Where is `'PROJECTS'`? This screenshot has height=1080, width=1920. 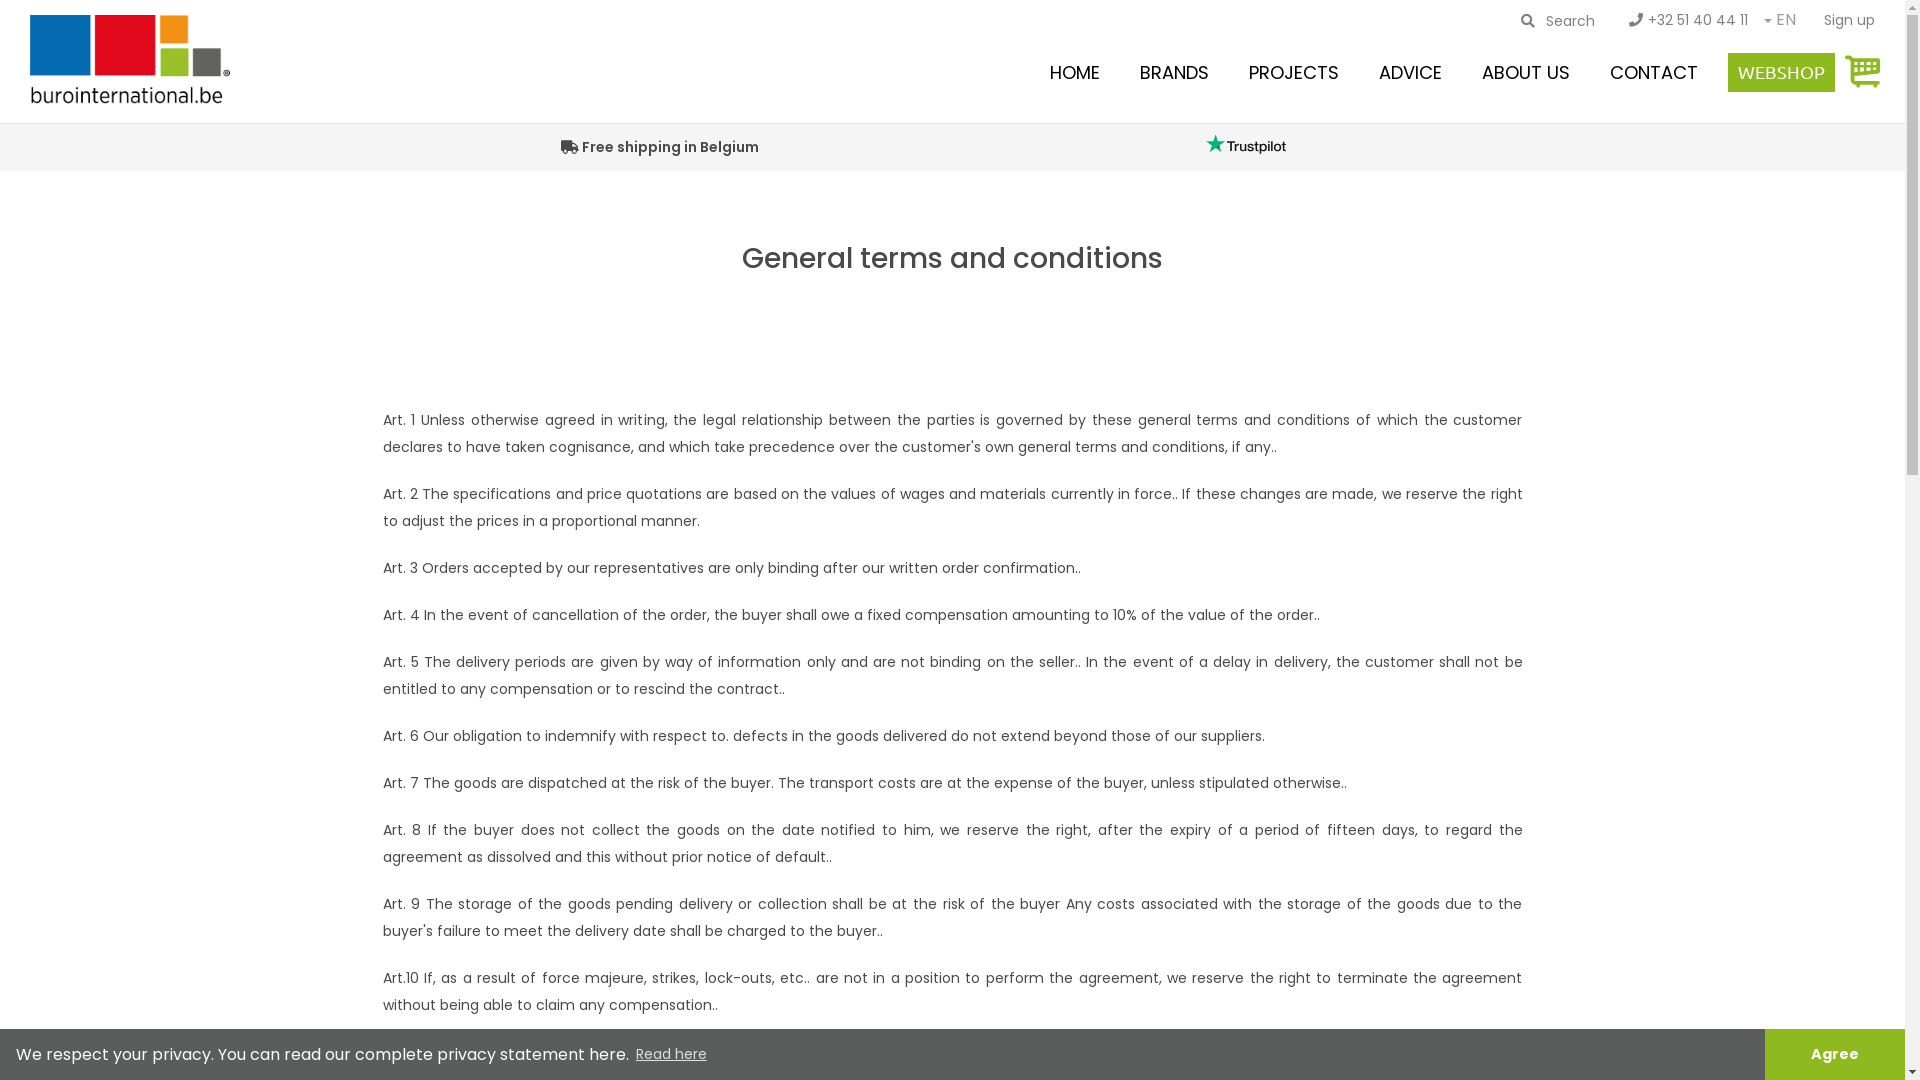 'PROJECTS' is located at coordinates (1294, 71).